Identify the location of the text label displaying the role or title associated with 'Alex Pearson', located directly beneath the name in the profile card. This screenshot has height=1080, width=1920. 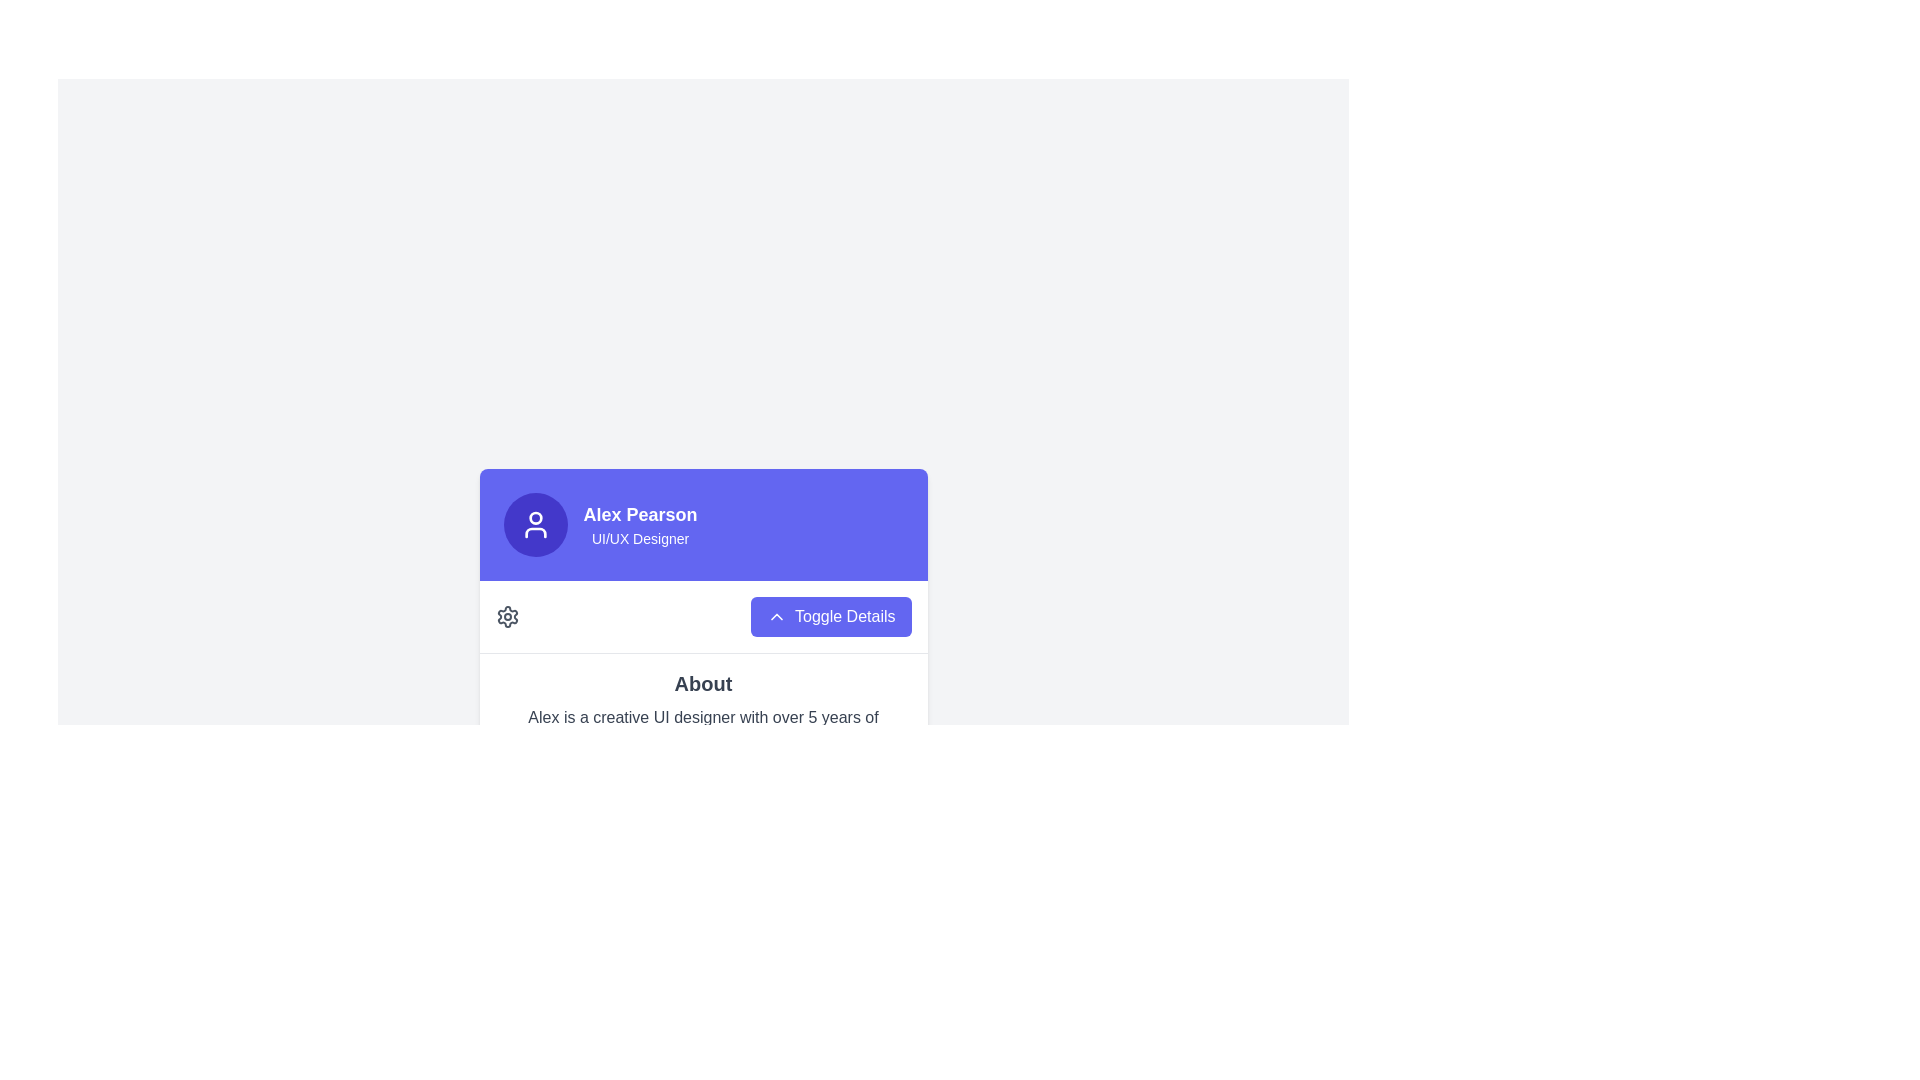
(640, 537).